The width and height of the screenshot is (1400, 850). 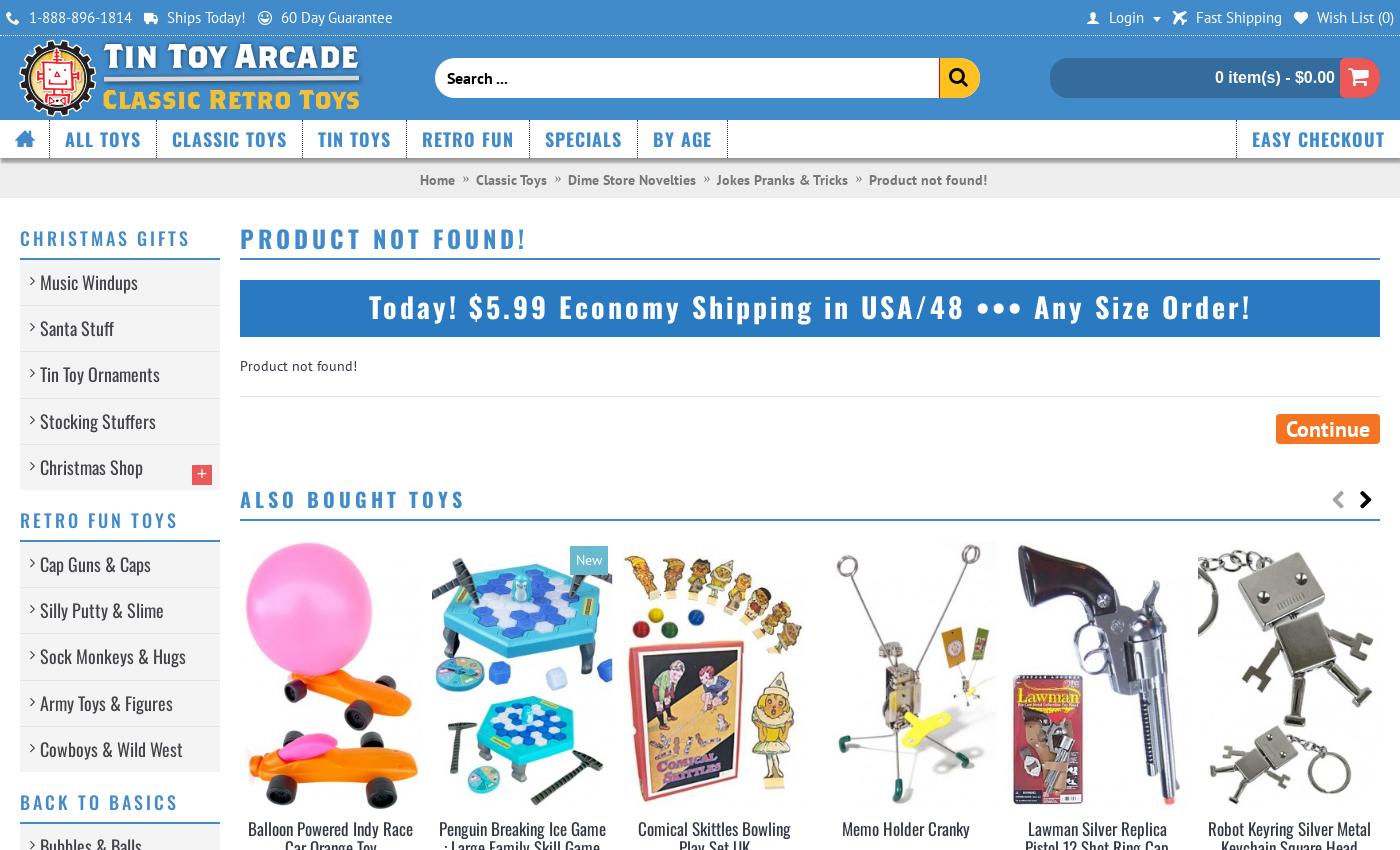 I want to click on 'Music Windups', so click(x=89, y=281).